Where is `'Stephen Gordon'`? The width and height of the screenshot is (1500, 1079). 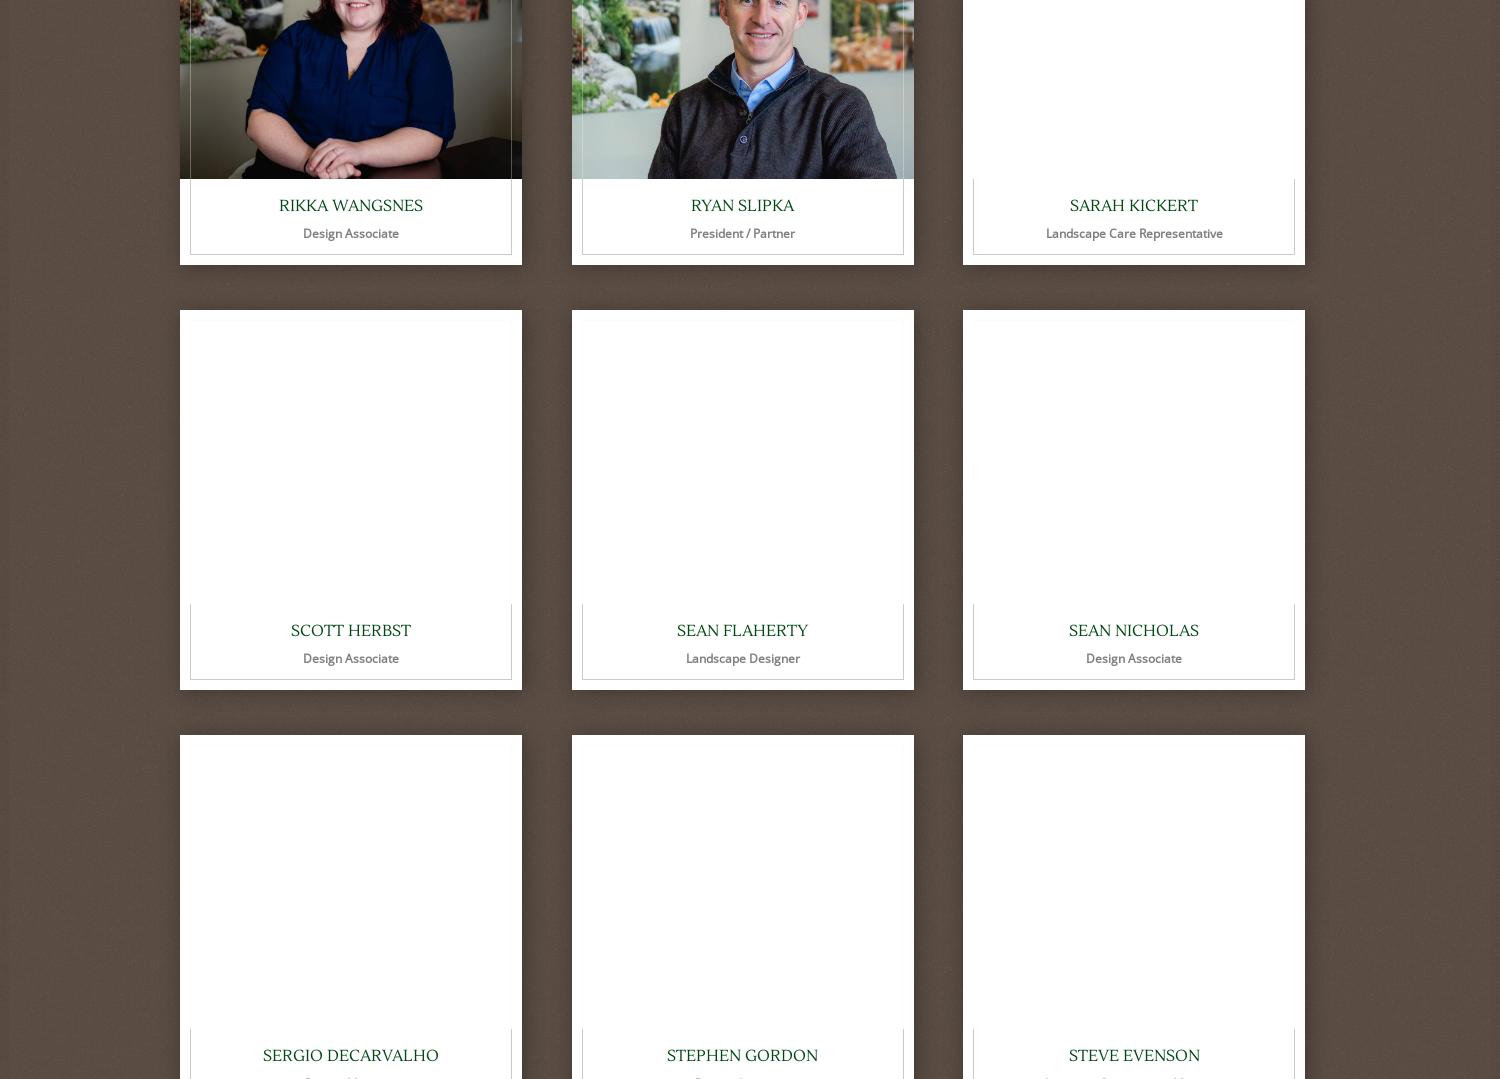 'Stephen Gordon' is located at coordinates (741, 1055).